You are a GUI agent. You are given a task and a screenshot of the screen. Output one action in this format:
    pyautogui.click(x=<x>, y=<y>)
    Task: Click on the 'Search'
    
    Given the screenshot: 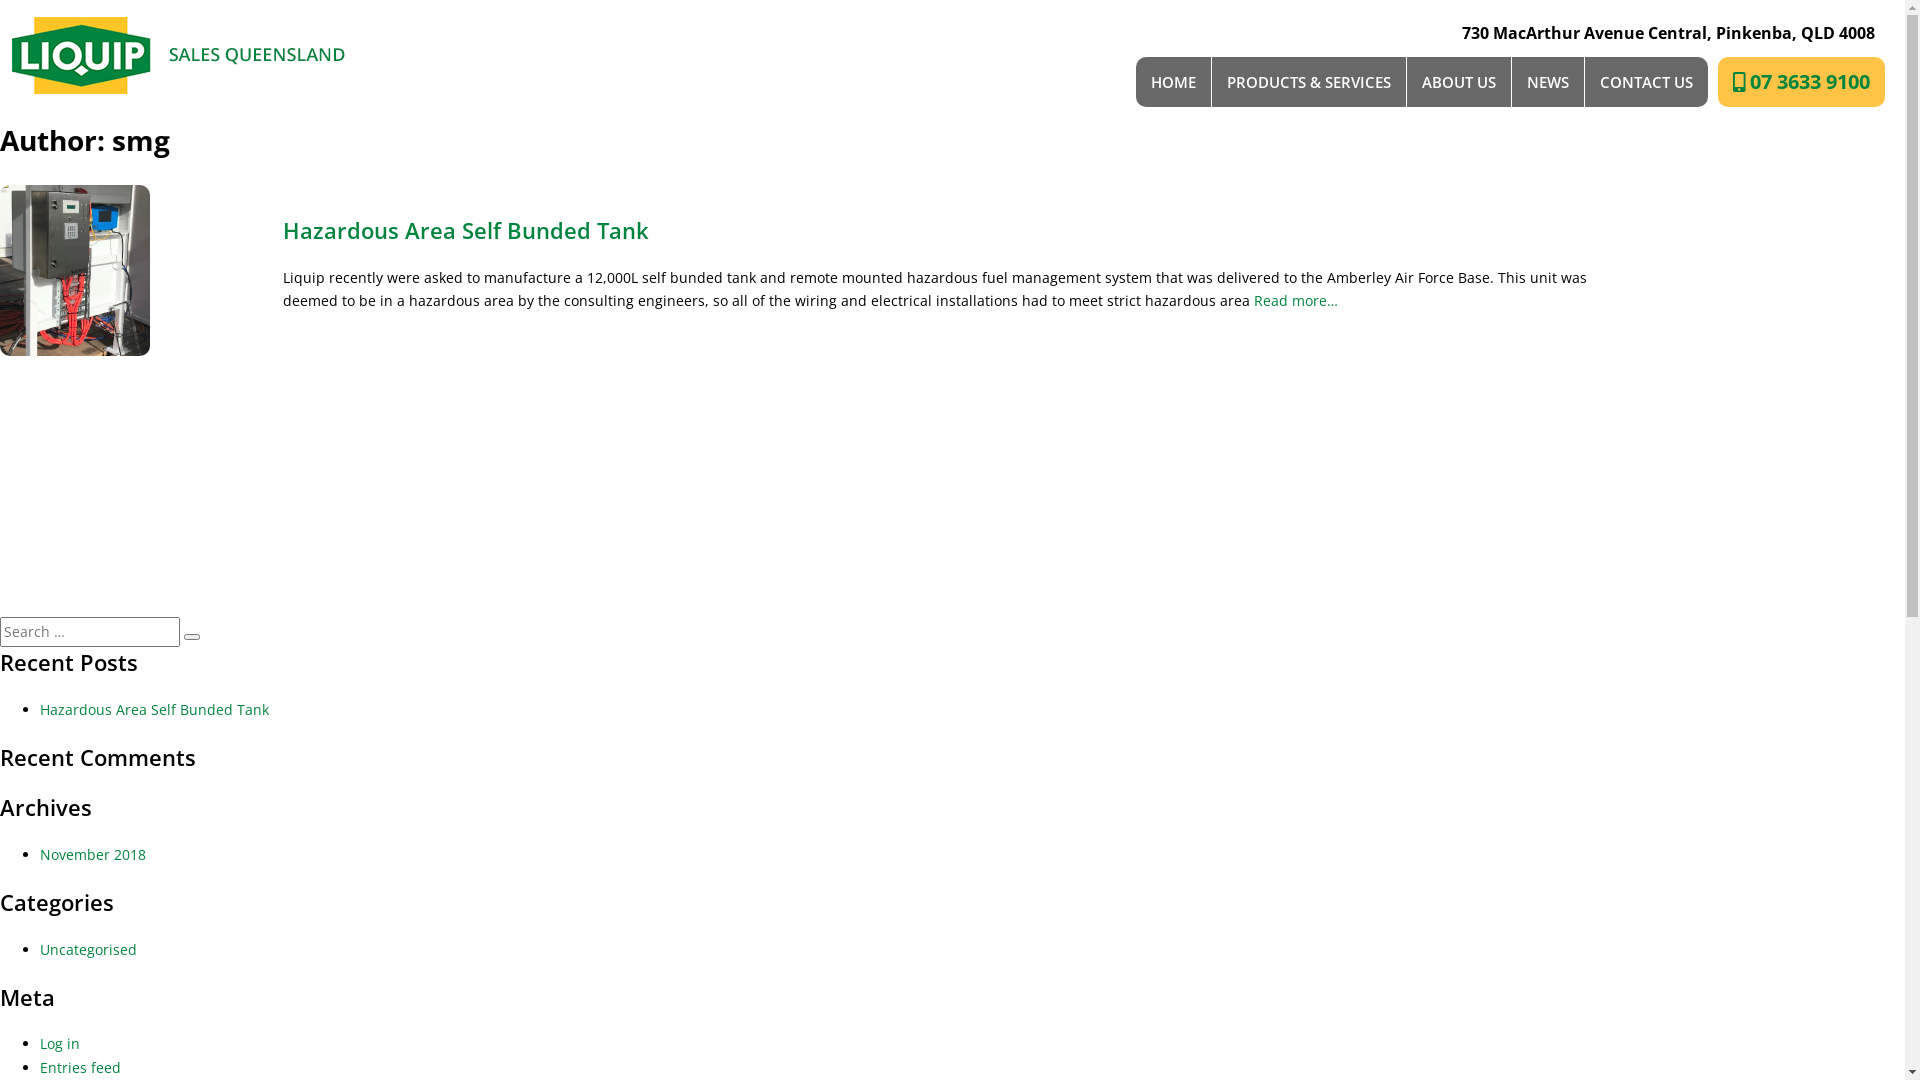 What is the action you would take?
    pyautogui.click(x=192, y=636)
    